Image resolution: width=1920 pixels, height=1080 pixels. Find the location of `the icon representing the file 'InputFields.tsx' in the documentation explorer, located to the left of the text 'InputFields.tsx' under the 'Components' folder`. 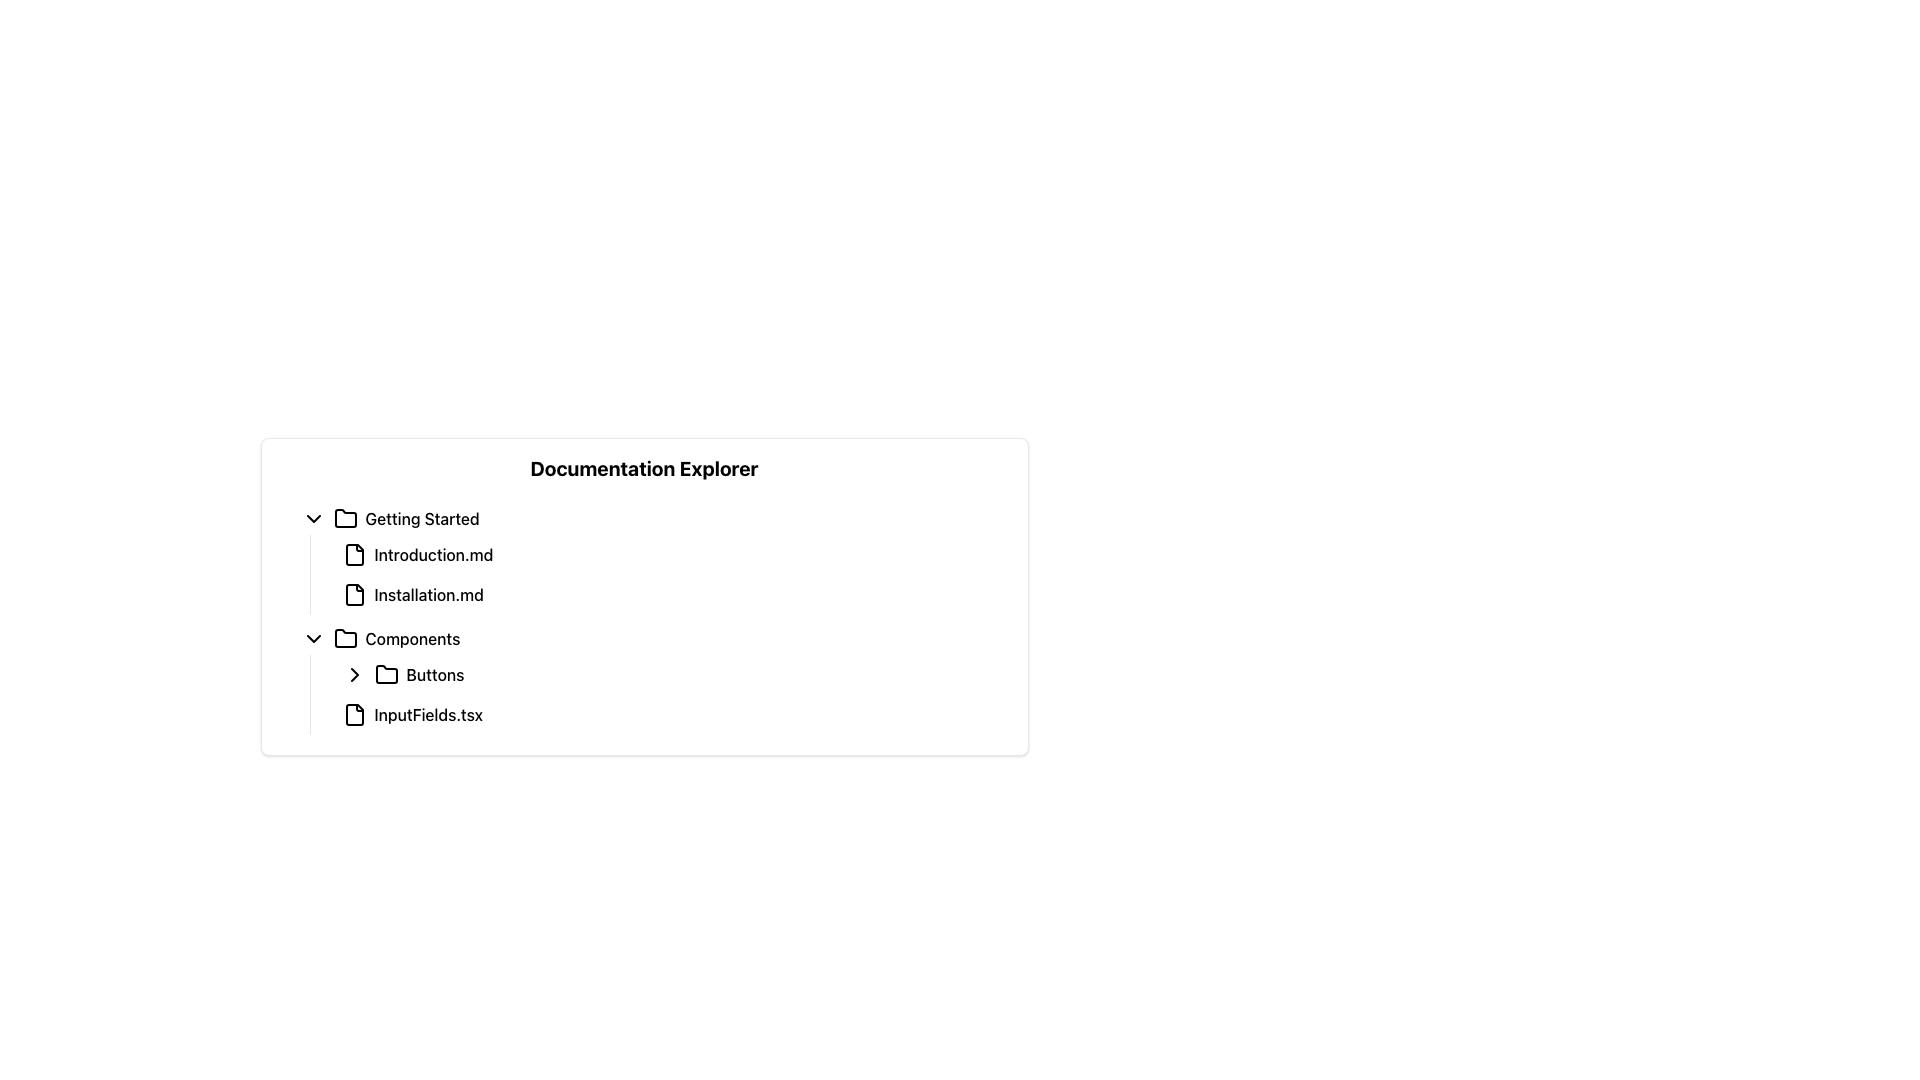

the icon representing the file 'InputFields.tsx' in the documentation explorer, located to the left of the text 'InputFields.tsx' under the 'Components' folder is located at coordinates (354, 713).